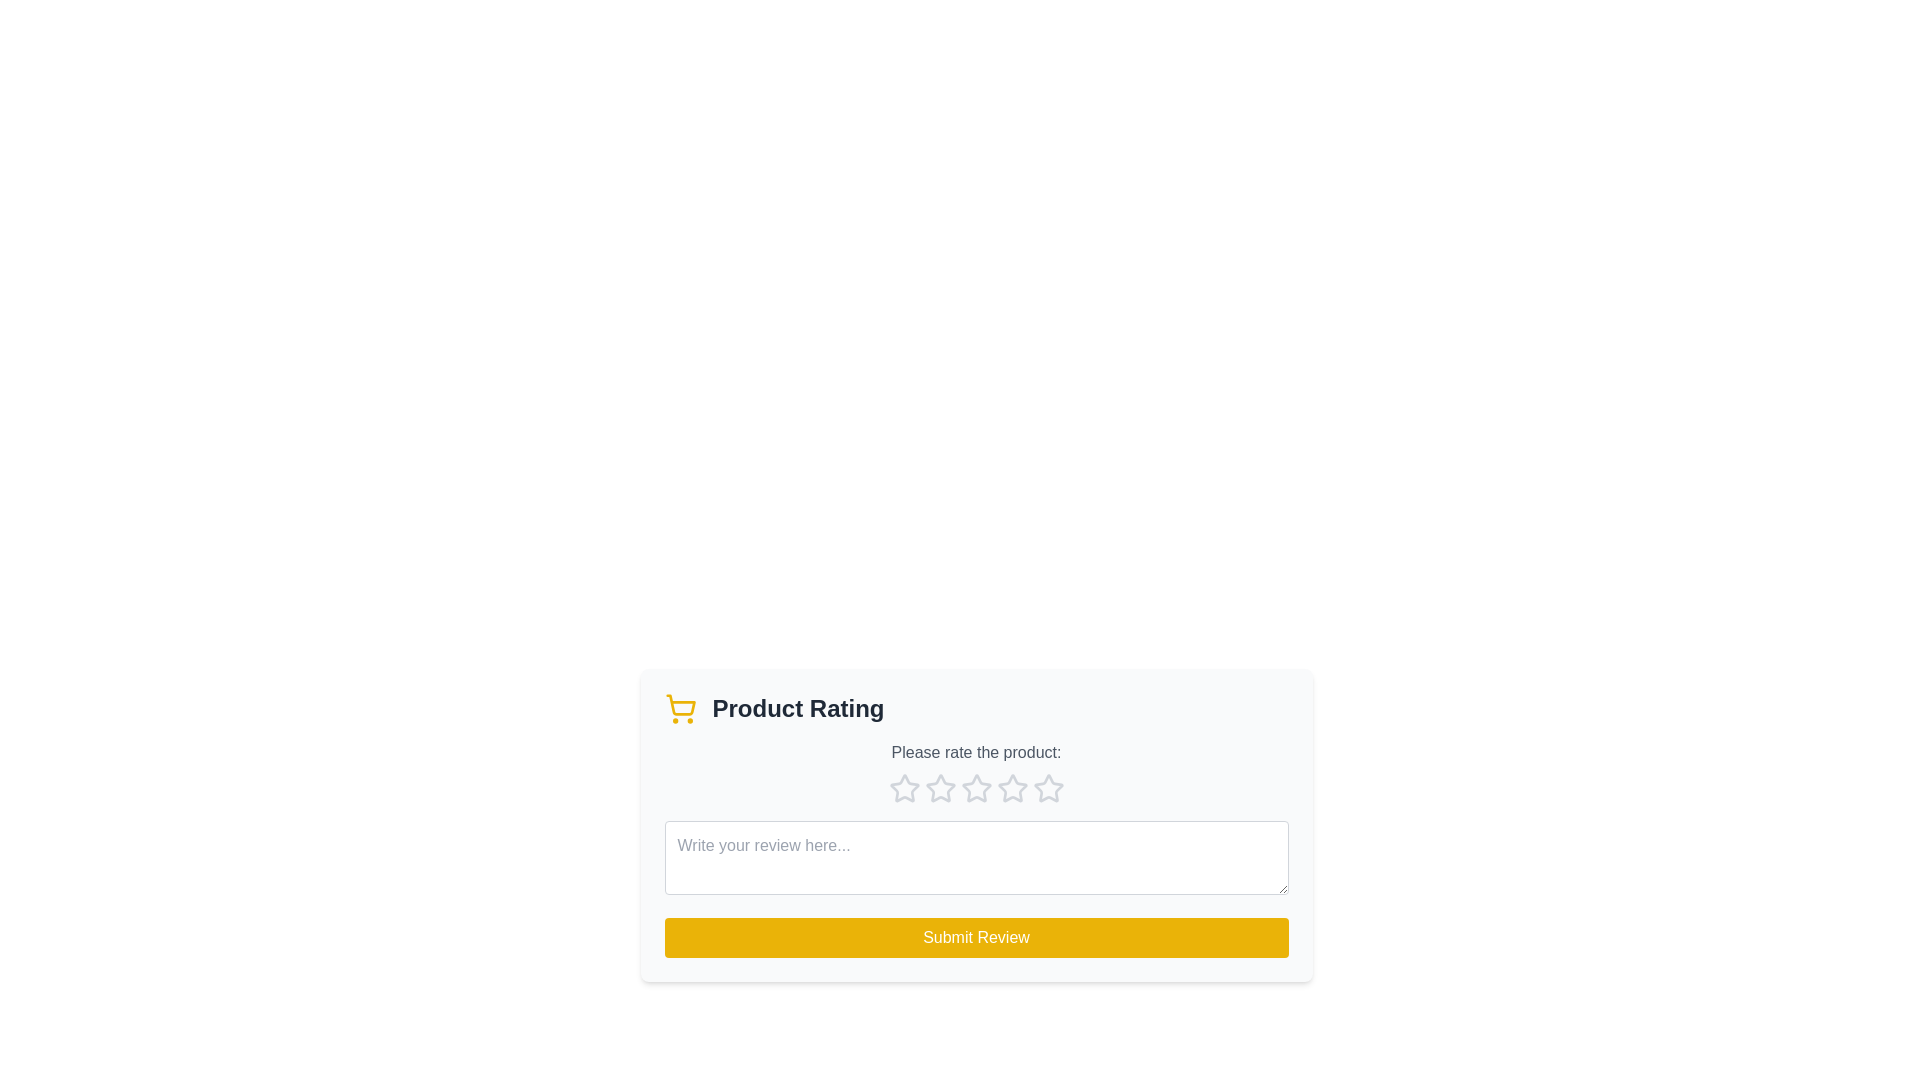  I want to click on the main body shape of the shopping cart icon located in the 'Product Rating' section, so click(680, 704).